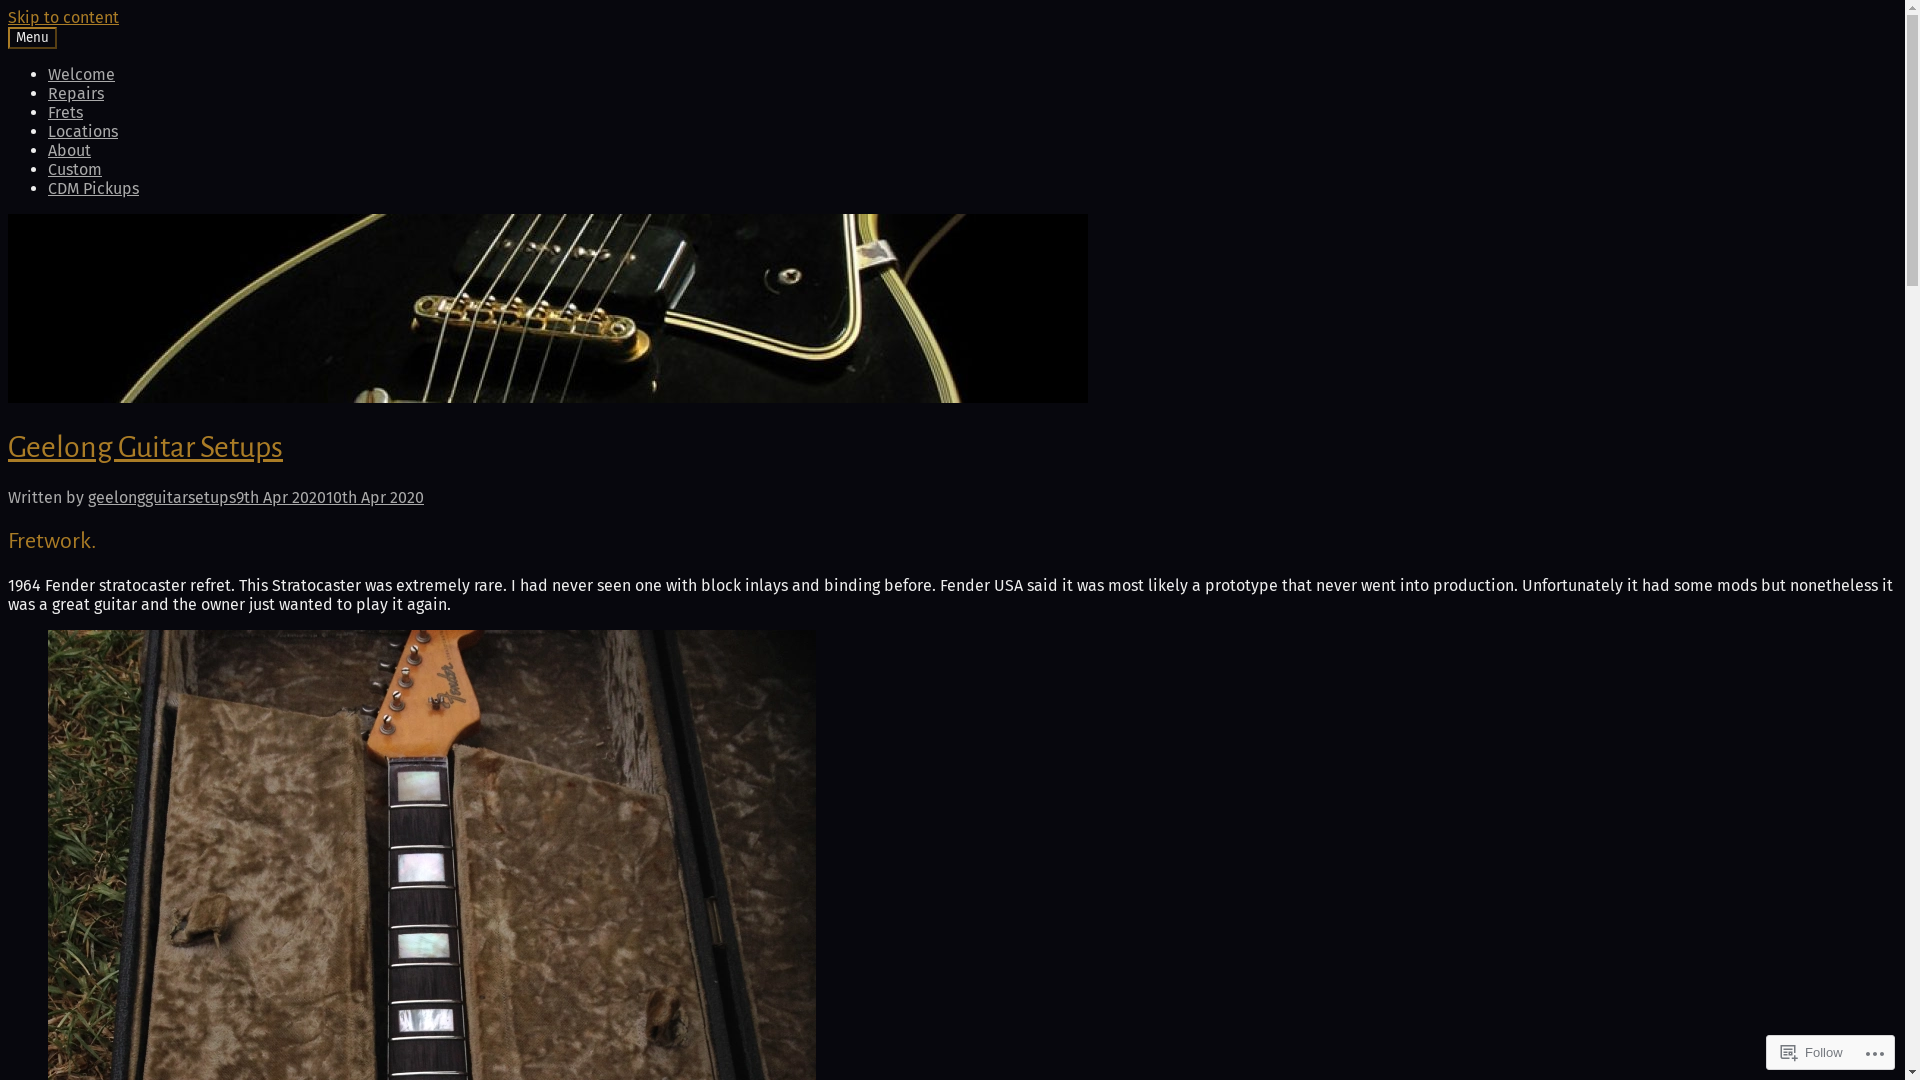 The width and height of the screenshot is (1920, 1080). Describe the element at coordinates (48, 149) in the screenshot. I see `'About'` at that location.